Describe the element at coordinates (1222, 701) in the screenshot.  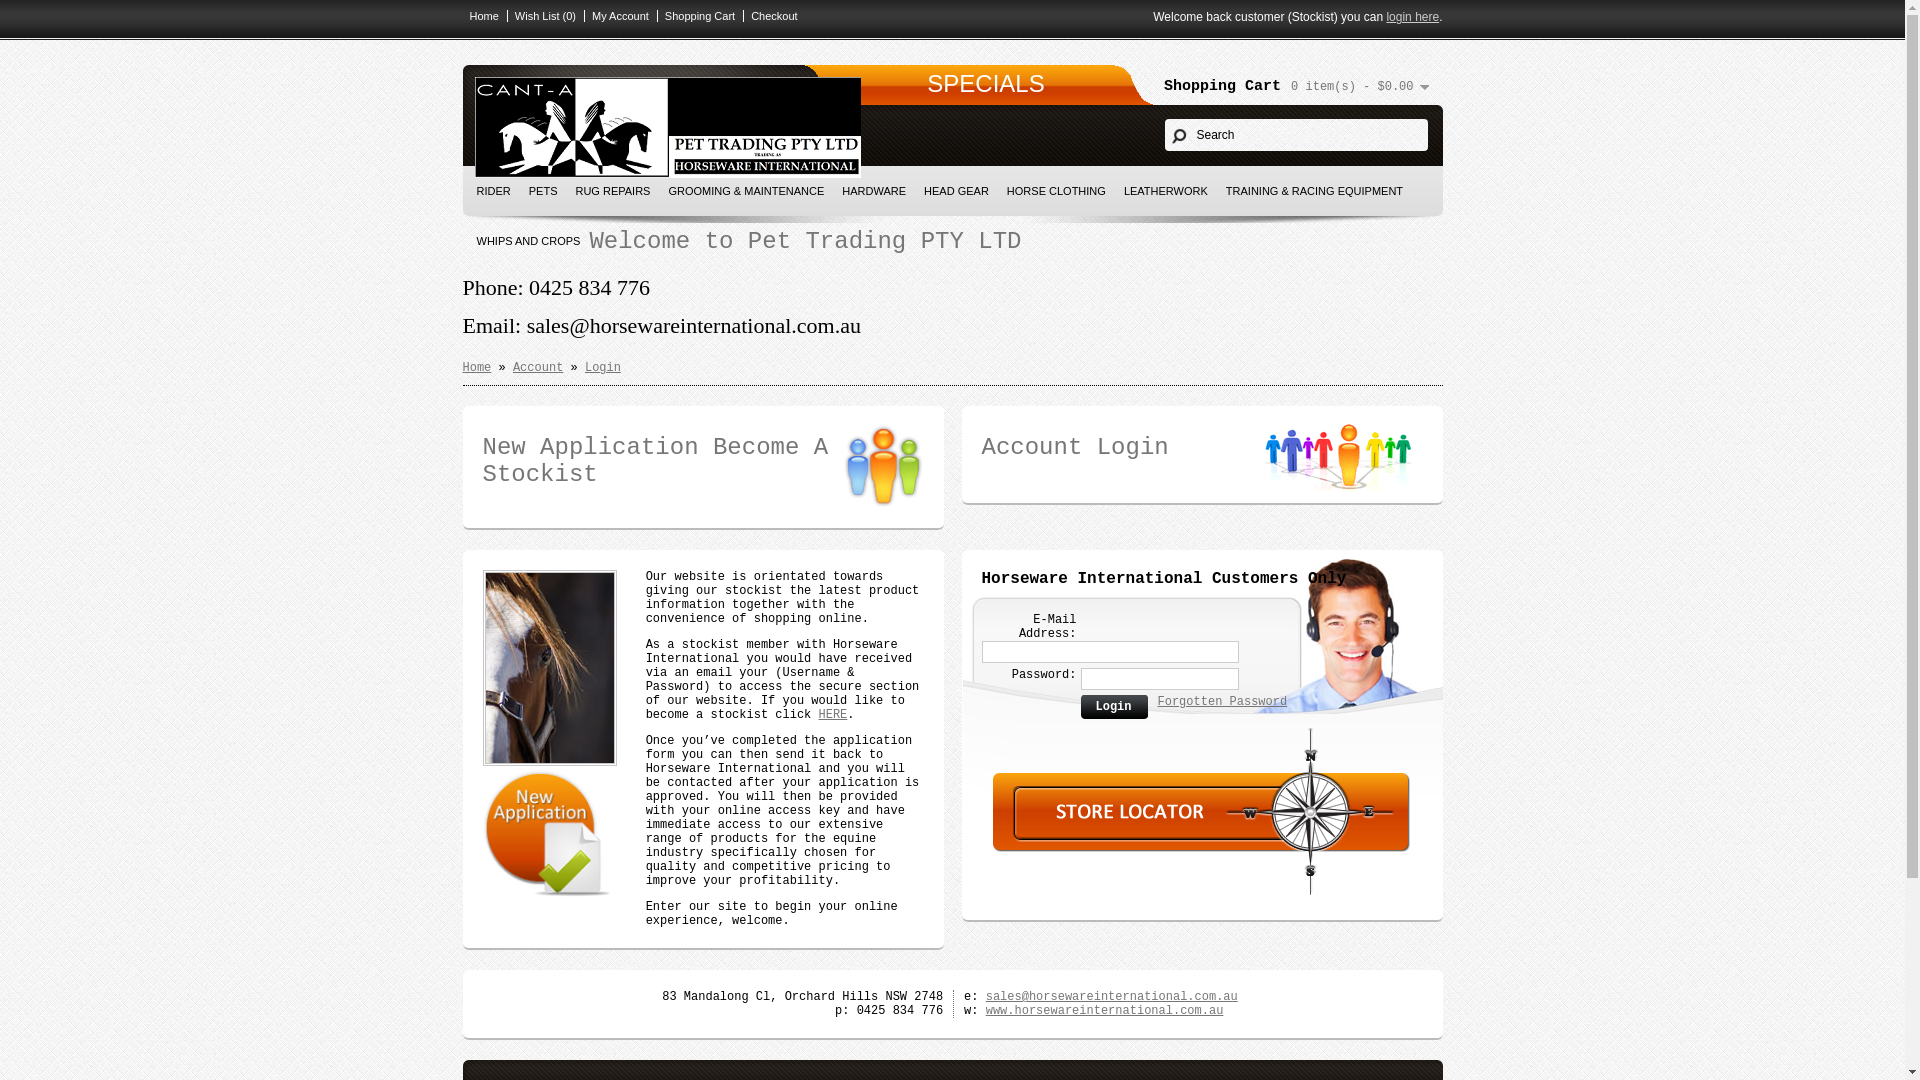
I see `'Forgotten Password'` at that location.